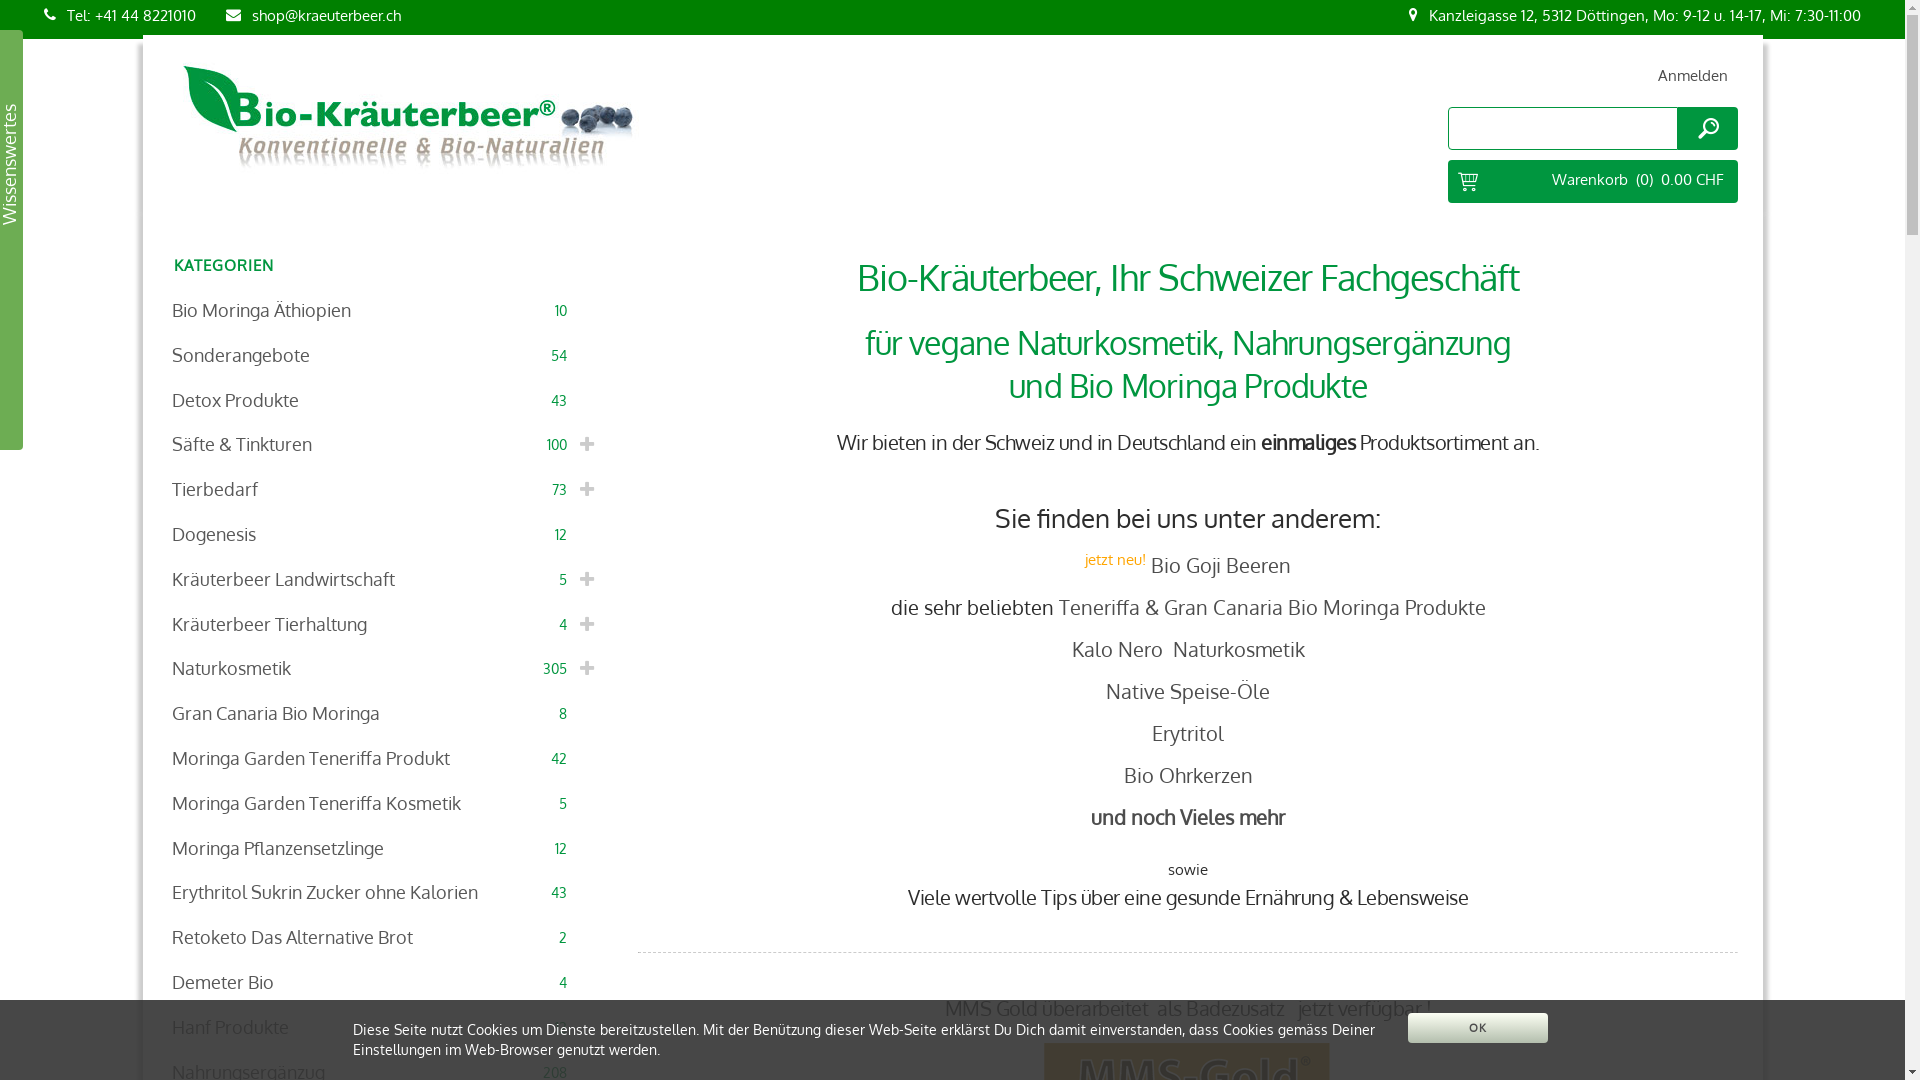 The width and height of the screenshot is (1920, 1080). Describe the element at coordinates (387, 489) in the screenshot. I see `'Tierbedarf` at that location.